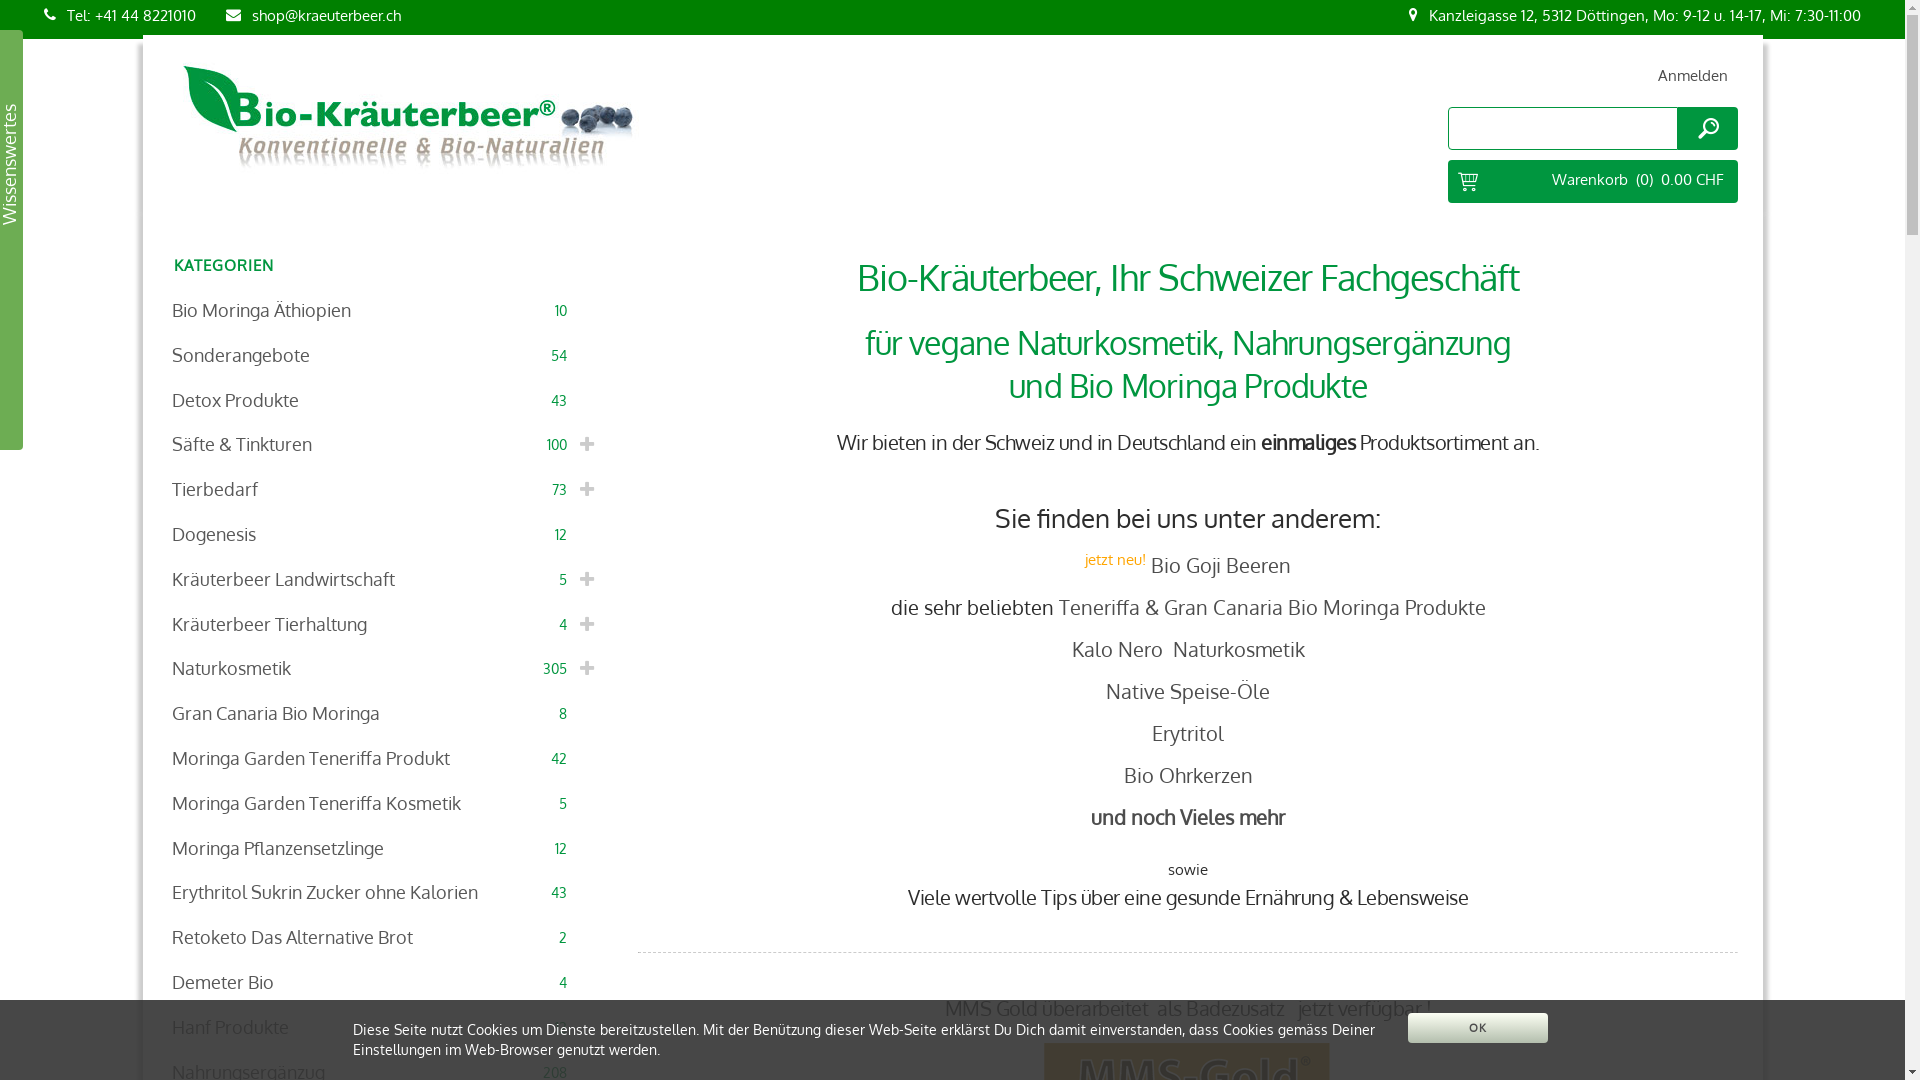 The width and height of the screenshot is (1920, 1080). Describe the element at coordinates (387, 489) in the screenshot. I see `'Tierbedarf` at that location.